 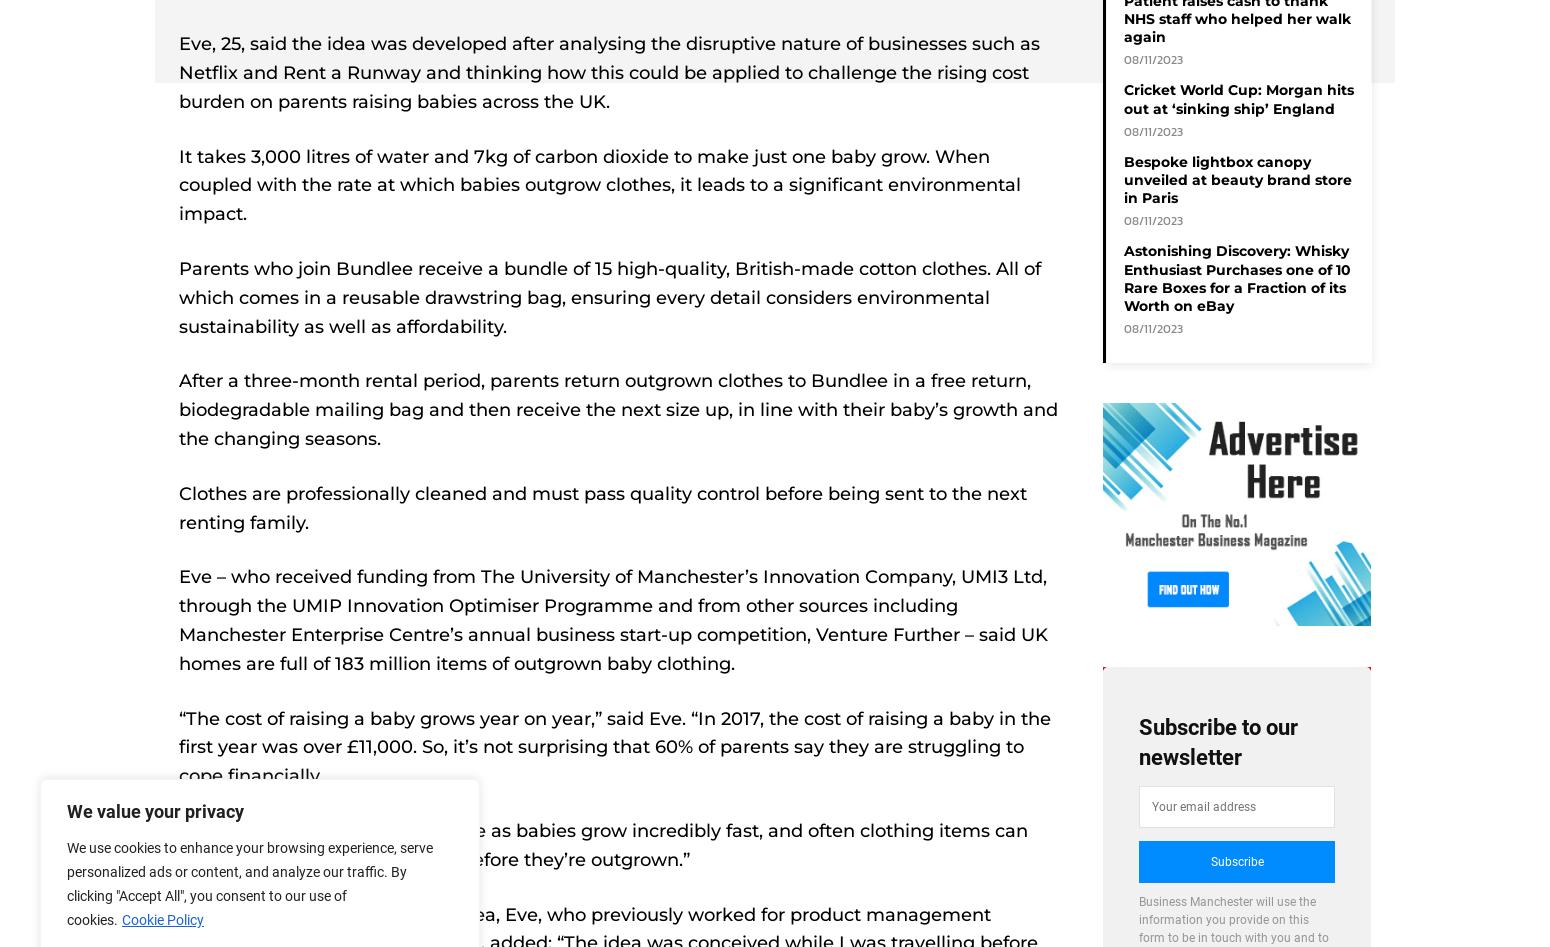 What do you see at coordinates (250, 883) in the screenshot?
I see `'We use cookies to enhance your browsing experience, serve personalized ads or content, and analyze our traffic. By clicking "Accept All", you consent to our use of cookies.'` at bounding box center [250, 883].